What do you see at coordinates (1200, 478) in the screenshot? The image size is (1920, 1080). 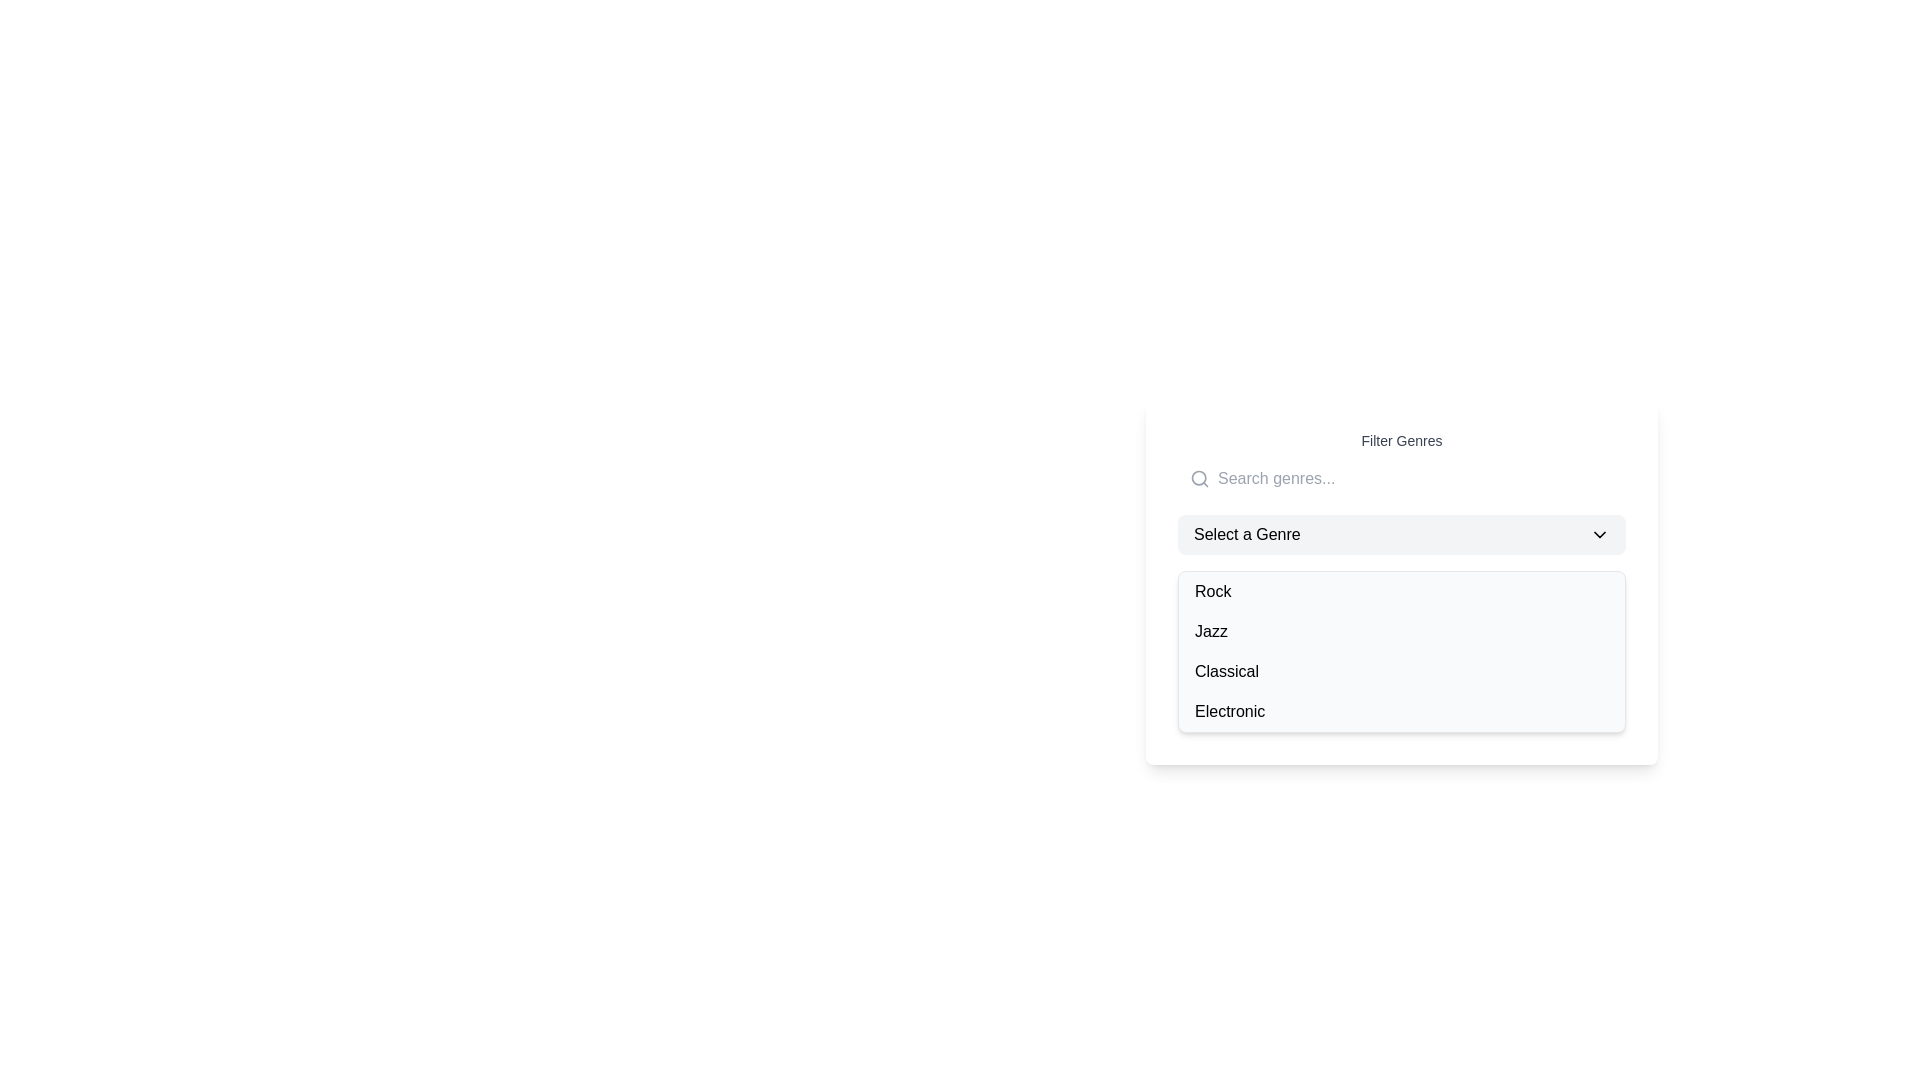 I see `the magnifying glass icon located to the far left of the search input field` at bounding box center [1200, 478].